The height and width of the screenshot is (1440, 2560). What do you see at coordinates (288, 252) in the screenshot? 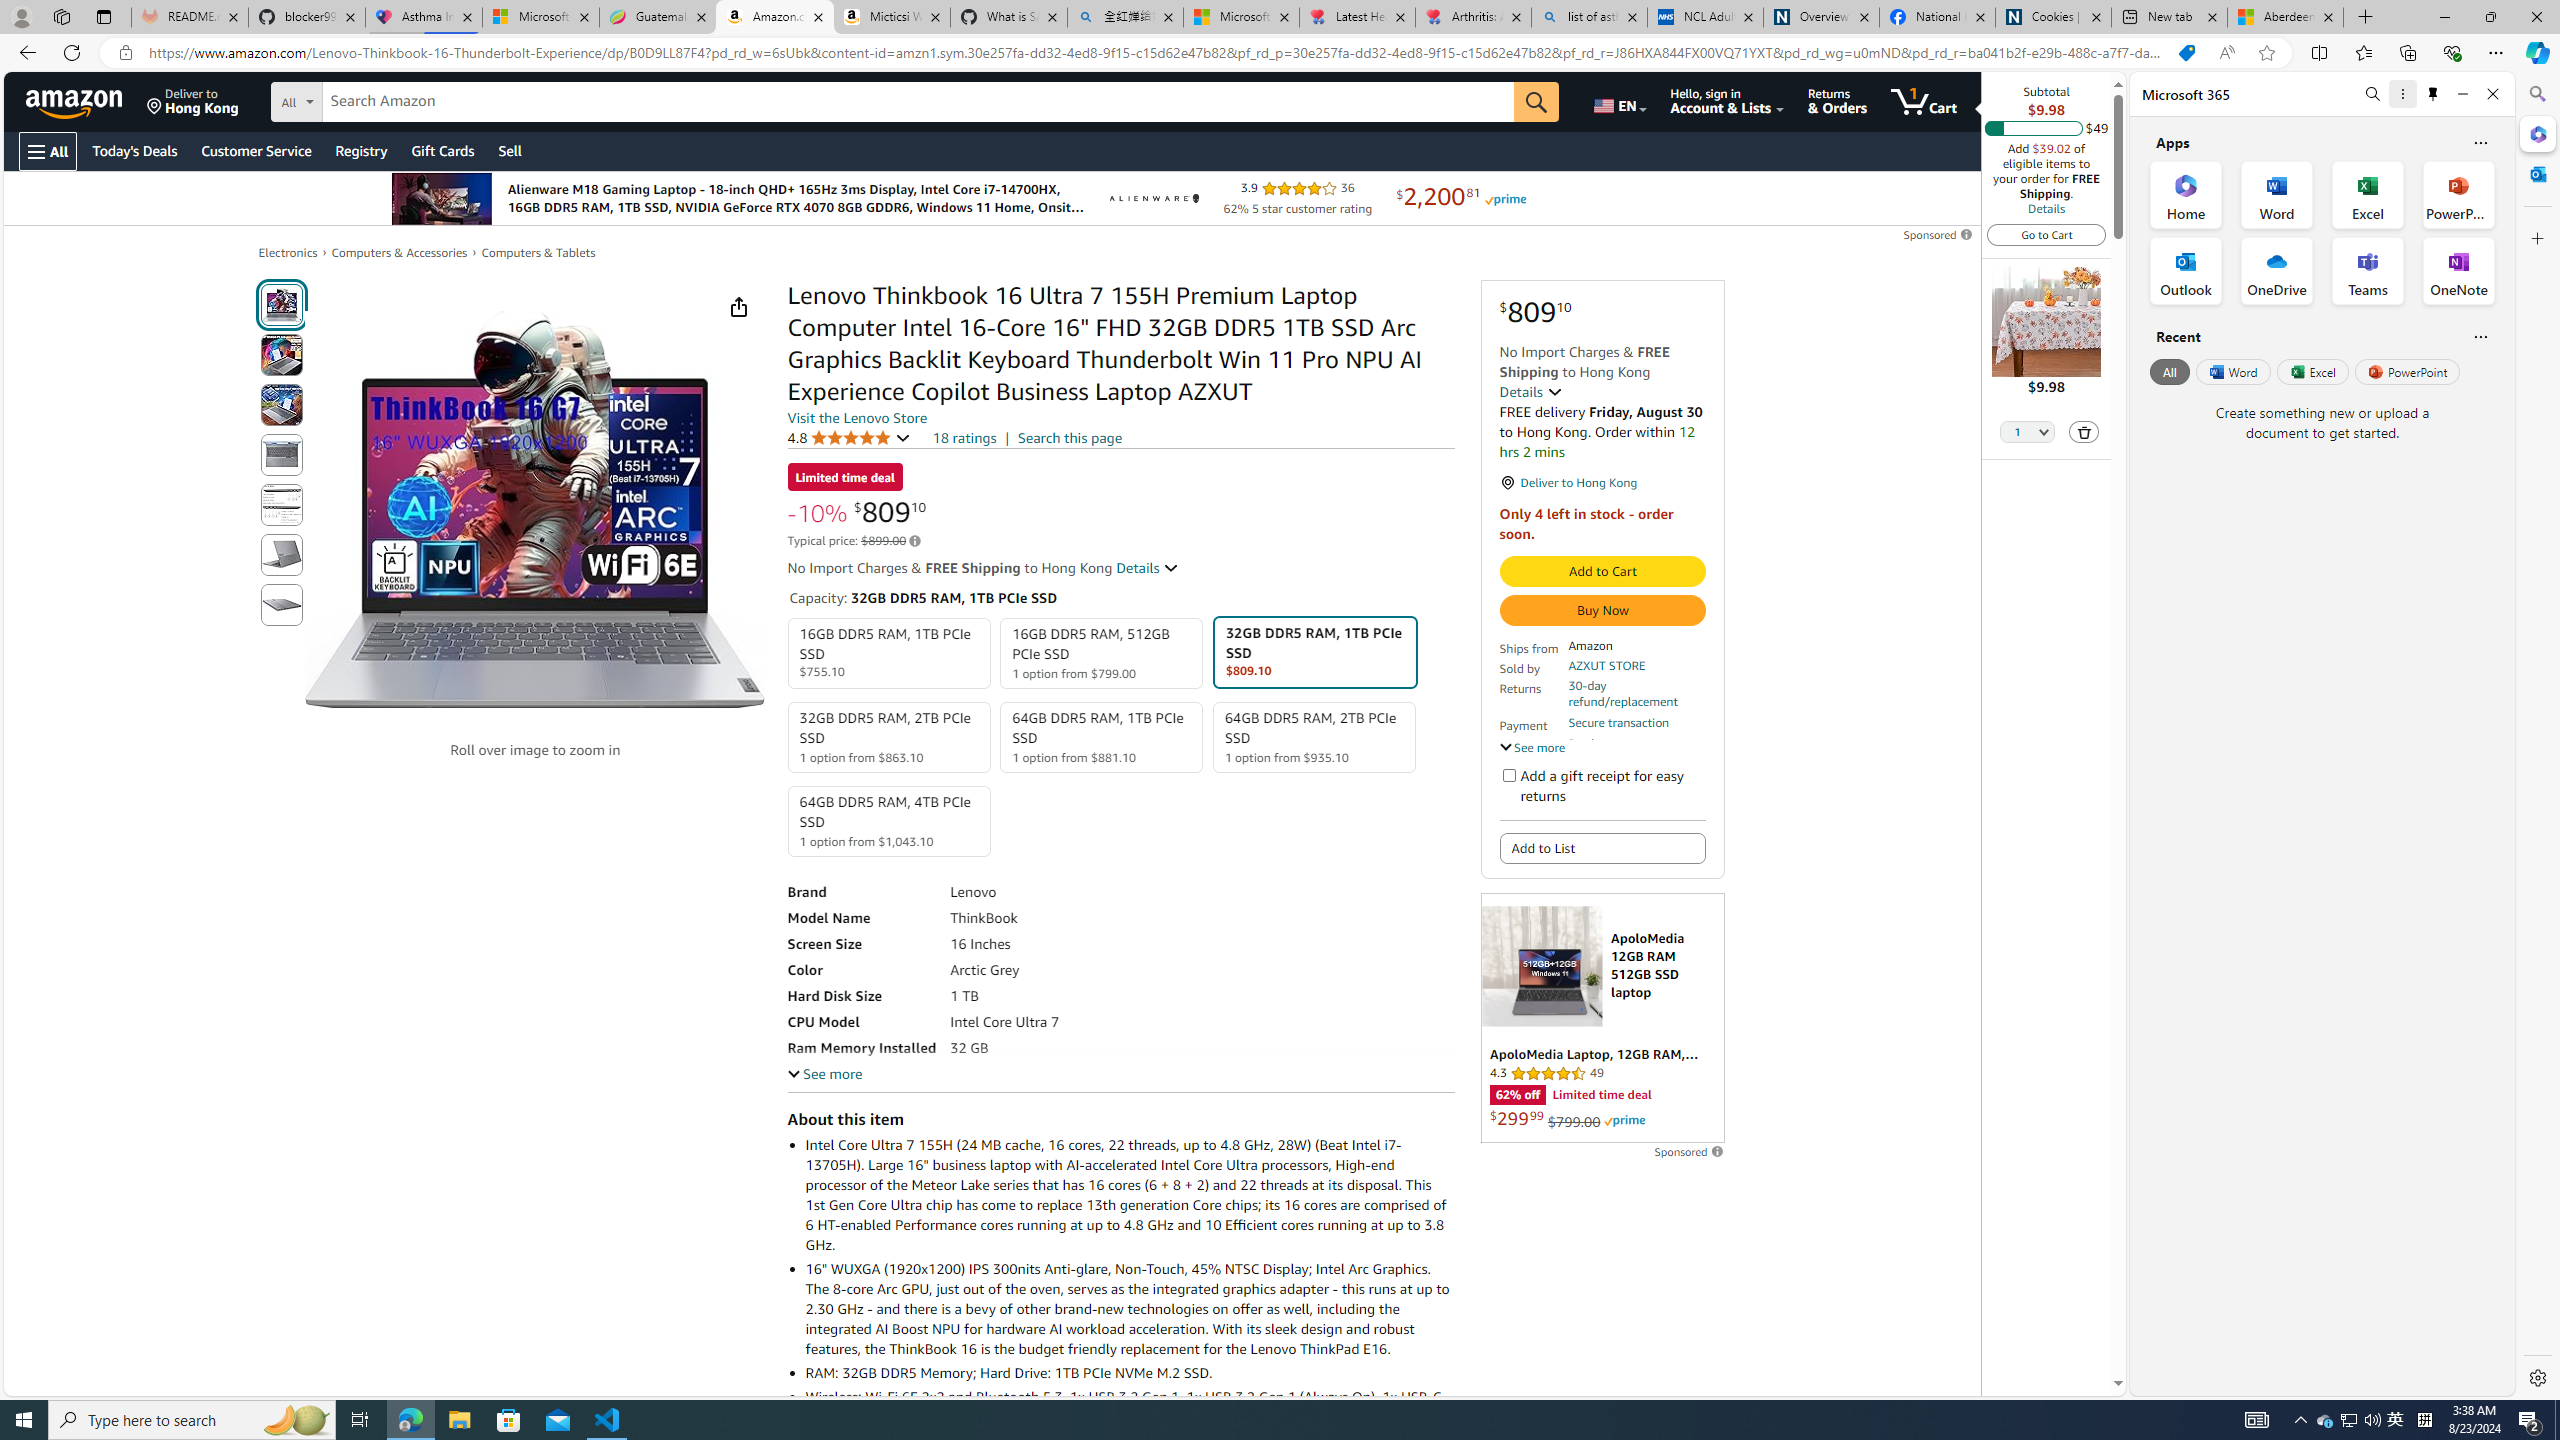
I see `'Electronics'` at bounding box center [288, 252].